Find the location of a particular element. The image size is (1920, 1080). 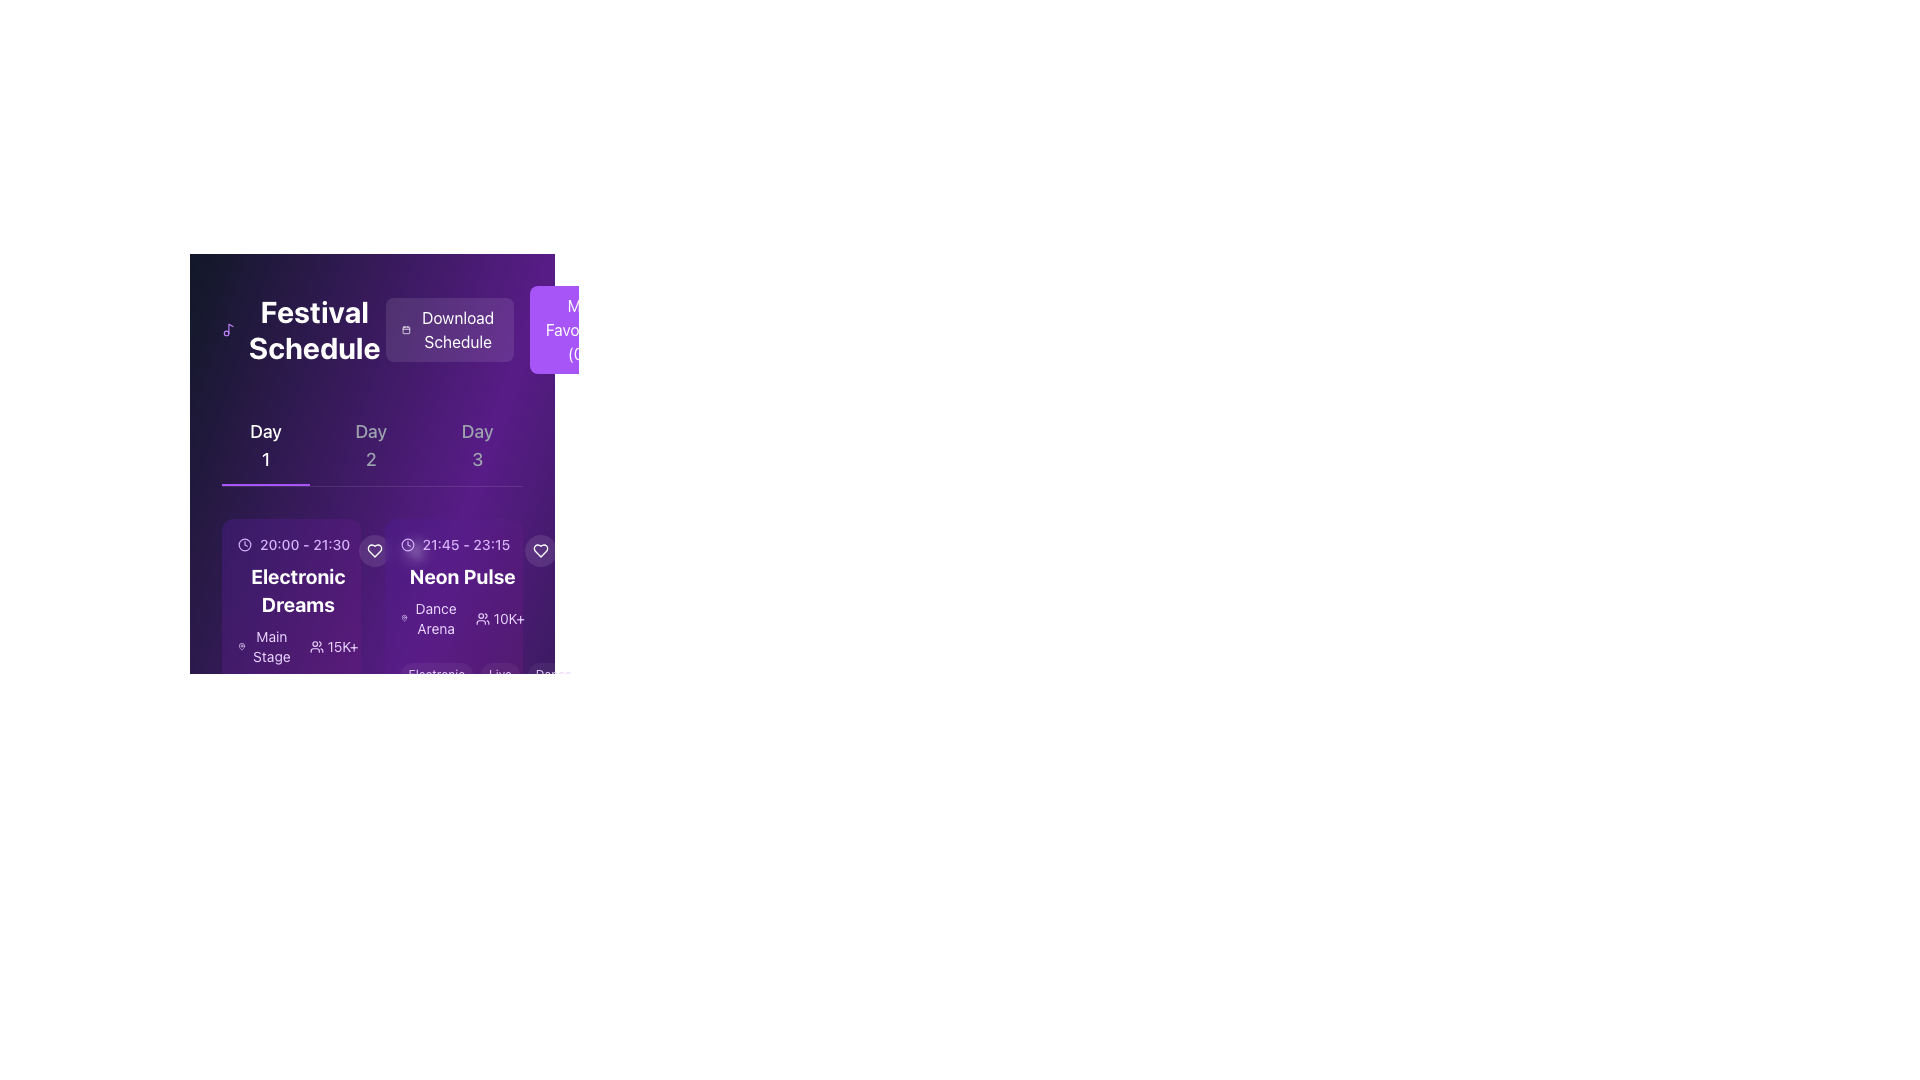

the text label indicating the location or venue for the 'Neon Pulse' event in the schedule, which is the first text component next to the '10K+' text component is located at coordinates (429, 617).